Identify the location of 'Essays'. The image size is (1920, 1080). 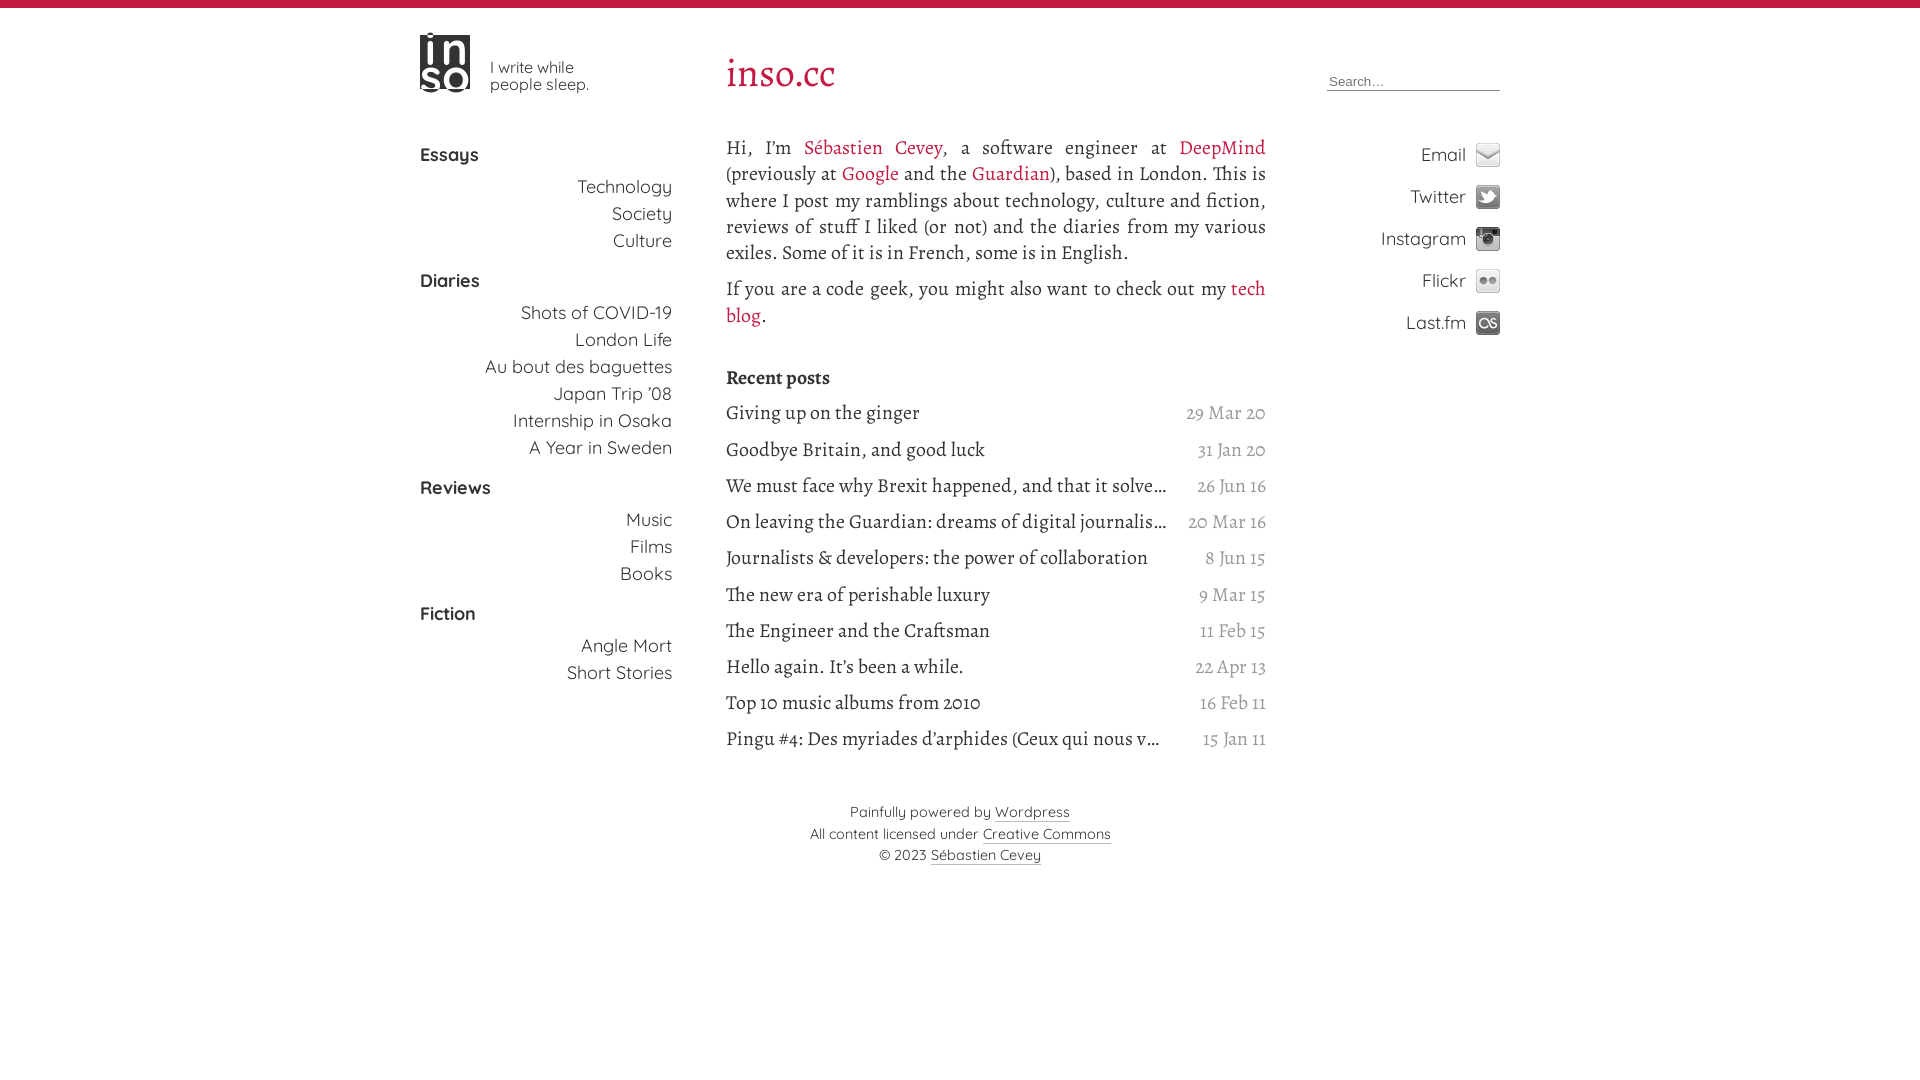
(448, 153).